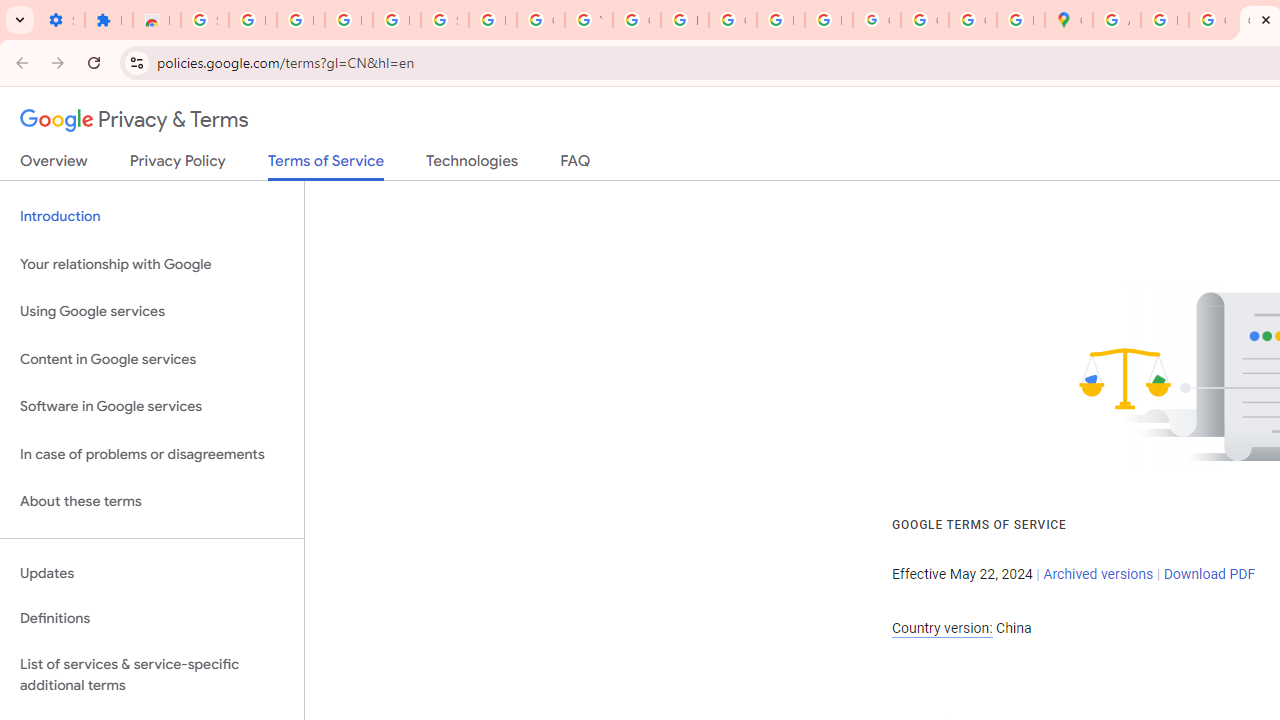 The width and height of the screenshot is (1280, 720). I want to click on 'In case of problems or disagreements', so click(151, 454).